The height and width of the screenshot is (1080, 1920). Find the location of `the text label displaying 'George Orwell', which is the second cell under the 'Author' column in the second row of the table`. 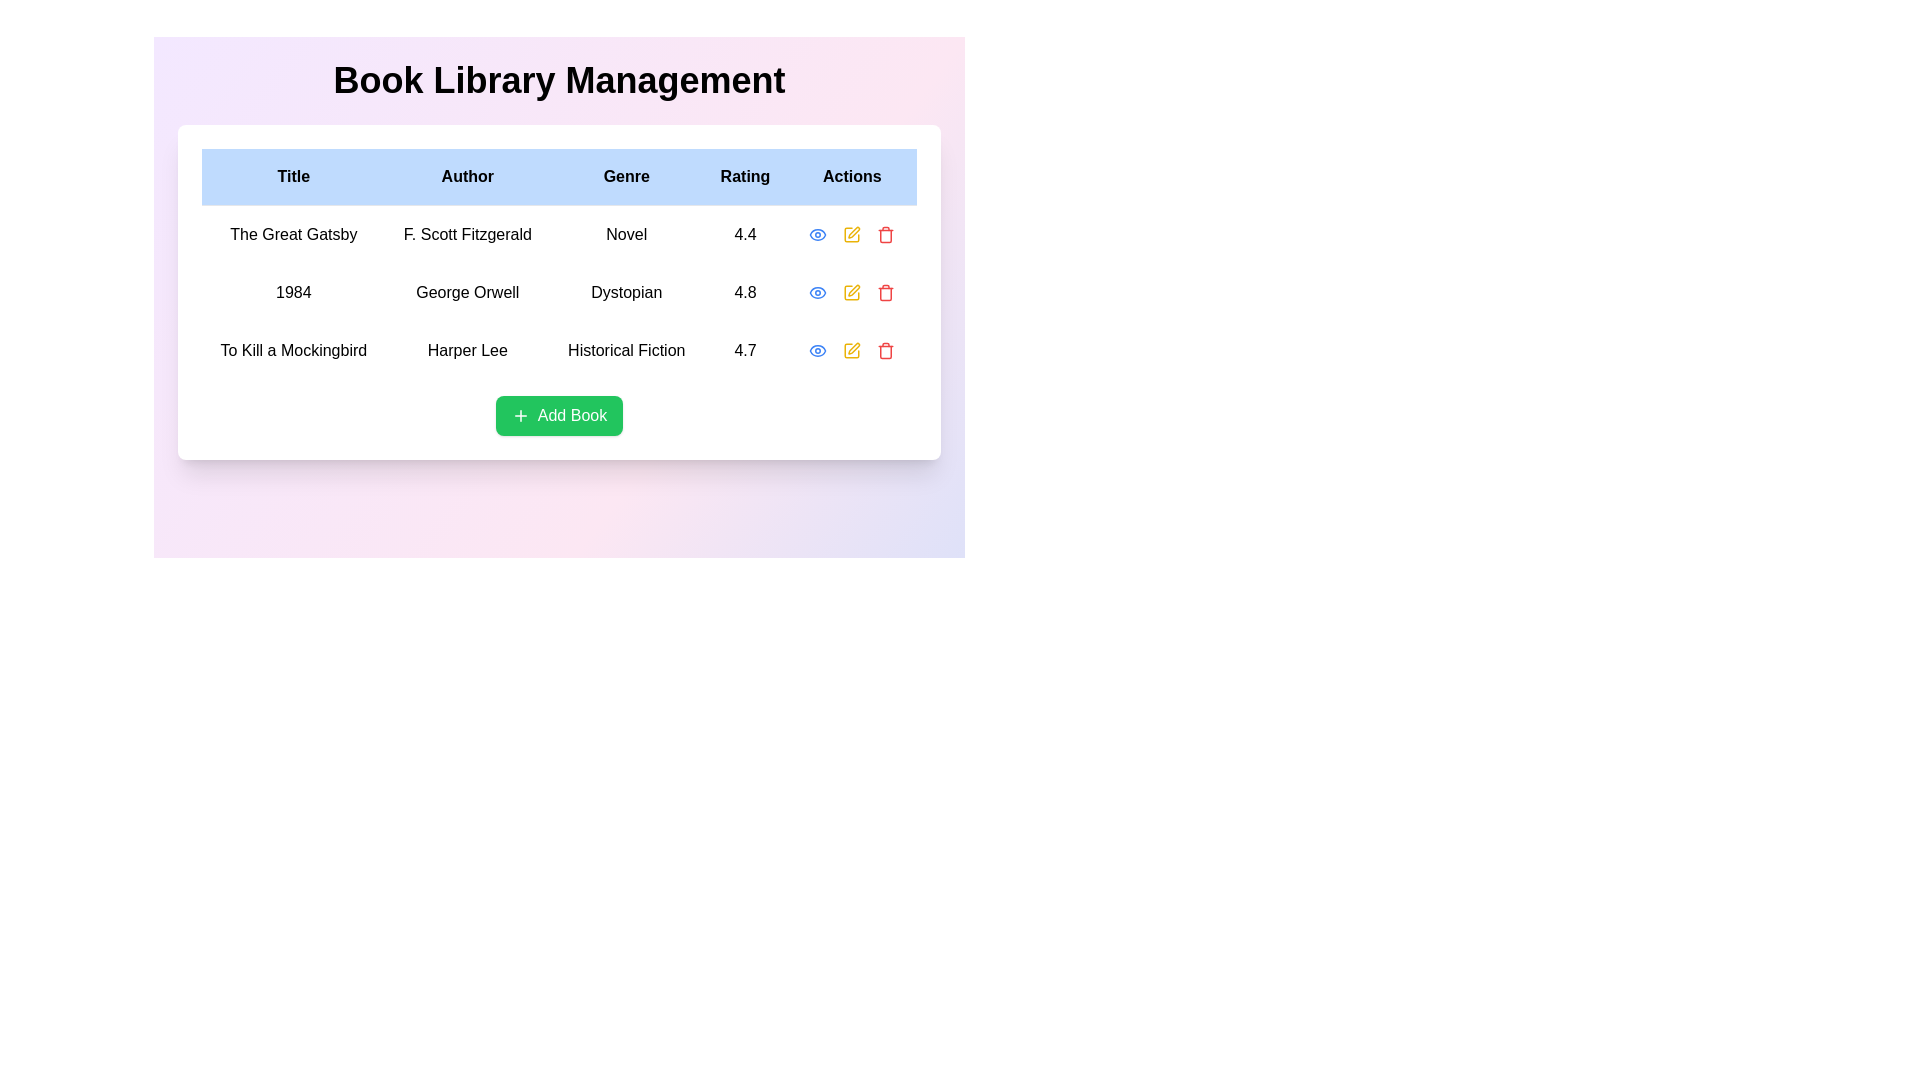

the text label displaying 'George Orwell', which is the second cell under the 'Author' column in the second row of the table is located at coordinates (466, 293).